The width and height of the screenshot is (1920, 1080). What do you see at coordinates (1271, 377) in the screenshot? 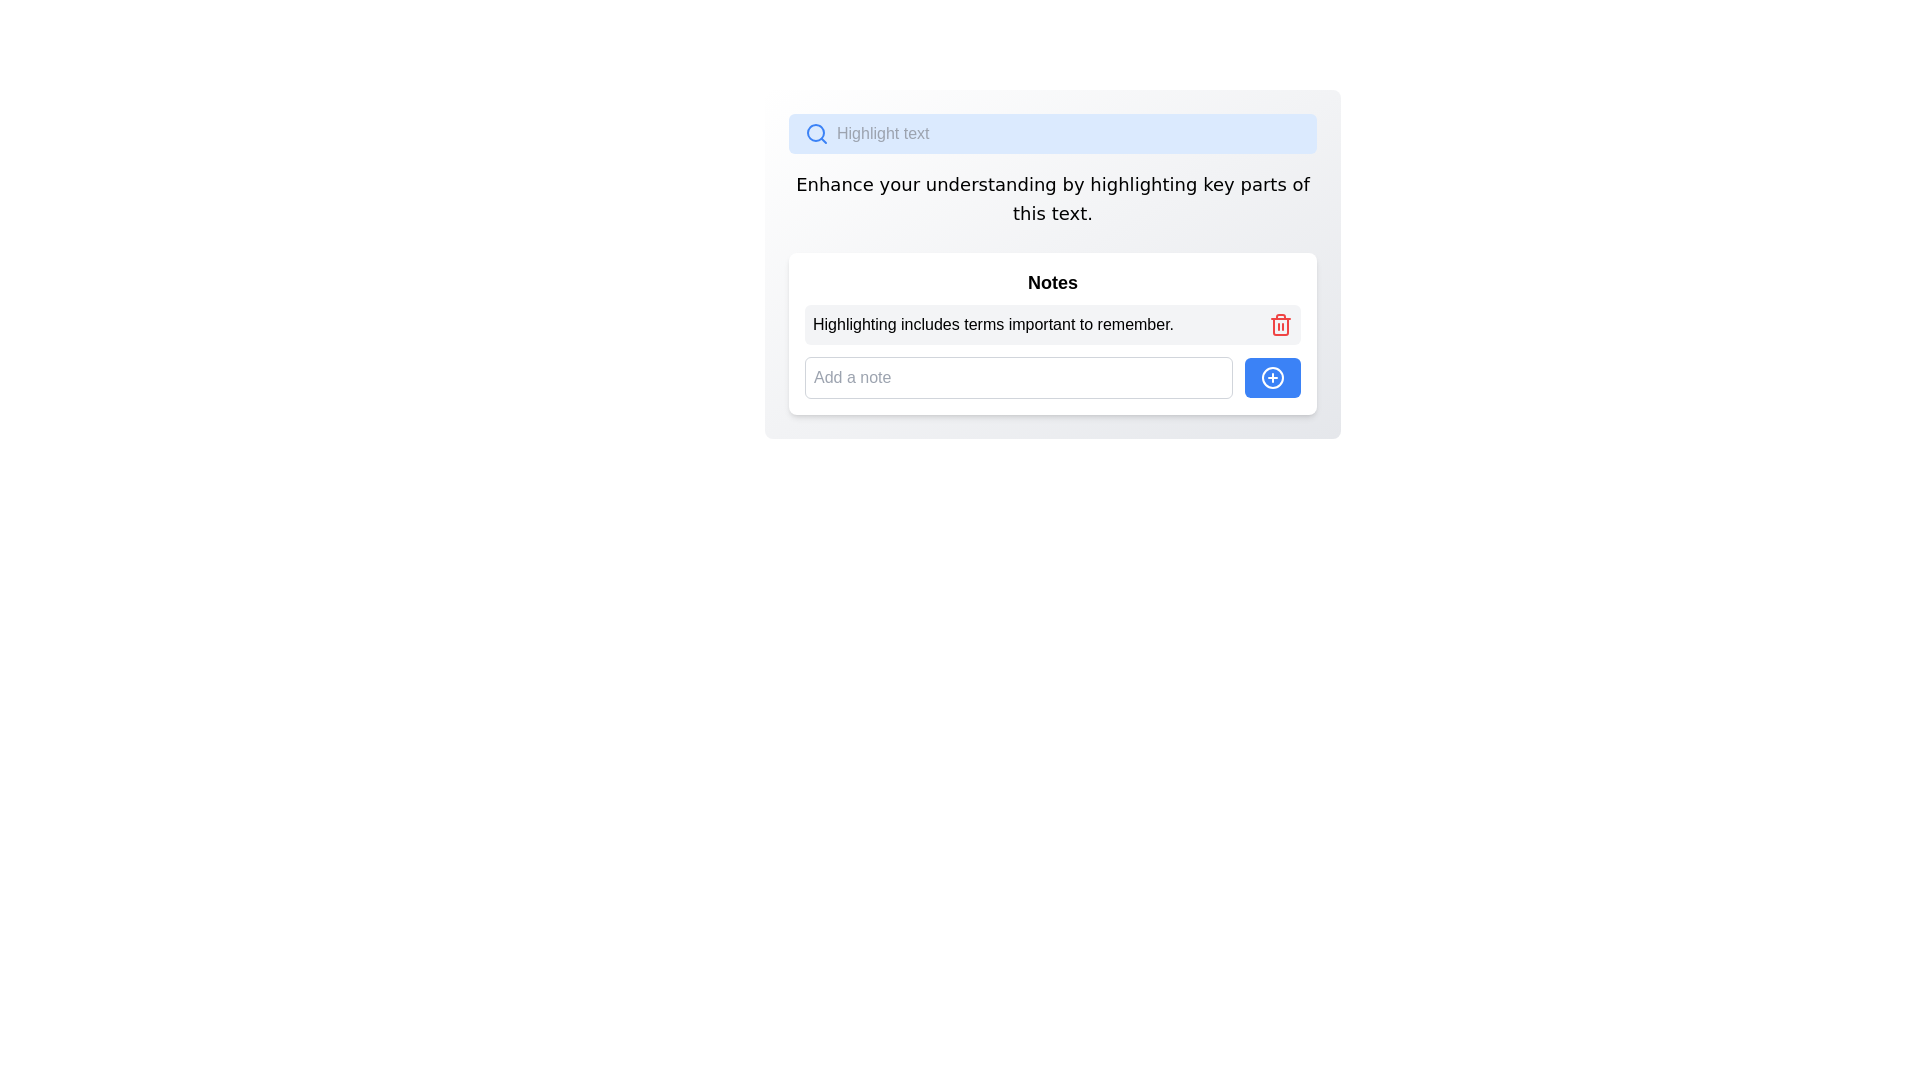
I see `the 'Add' or 'Create' icon element located in the lower right section of the blue button` at bounding box center [1271, 377].